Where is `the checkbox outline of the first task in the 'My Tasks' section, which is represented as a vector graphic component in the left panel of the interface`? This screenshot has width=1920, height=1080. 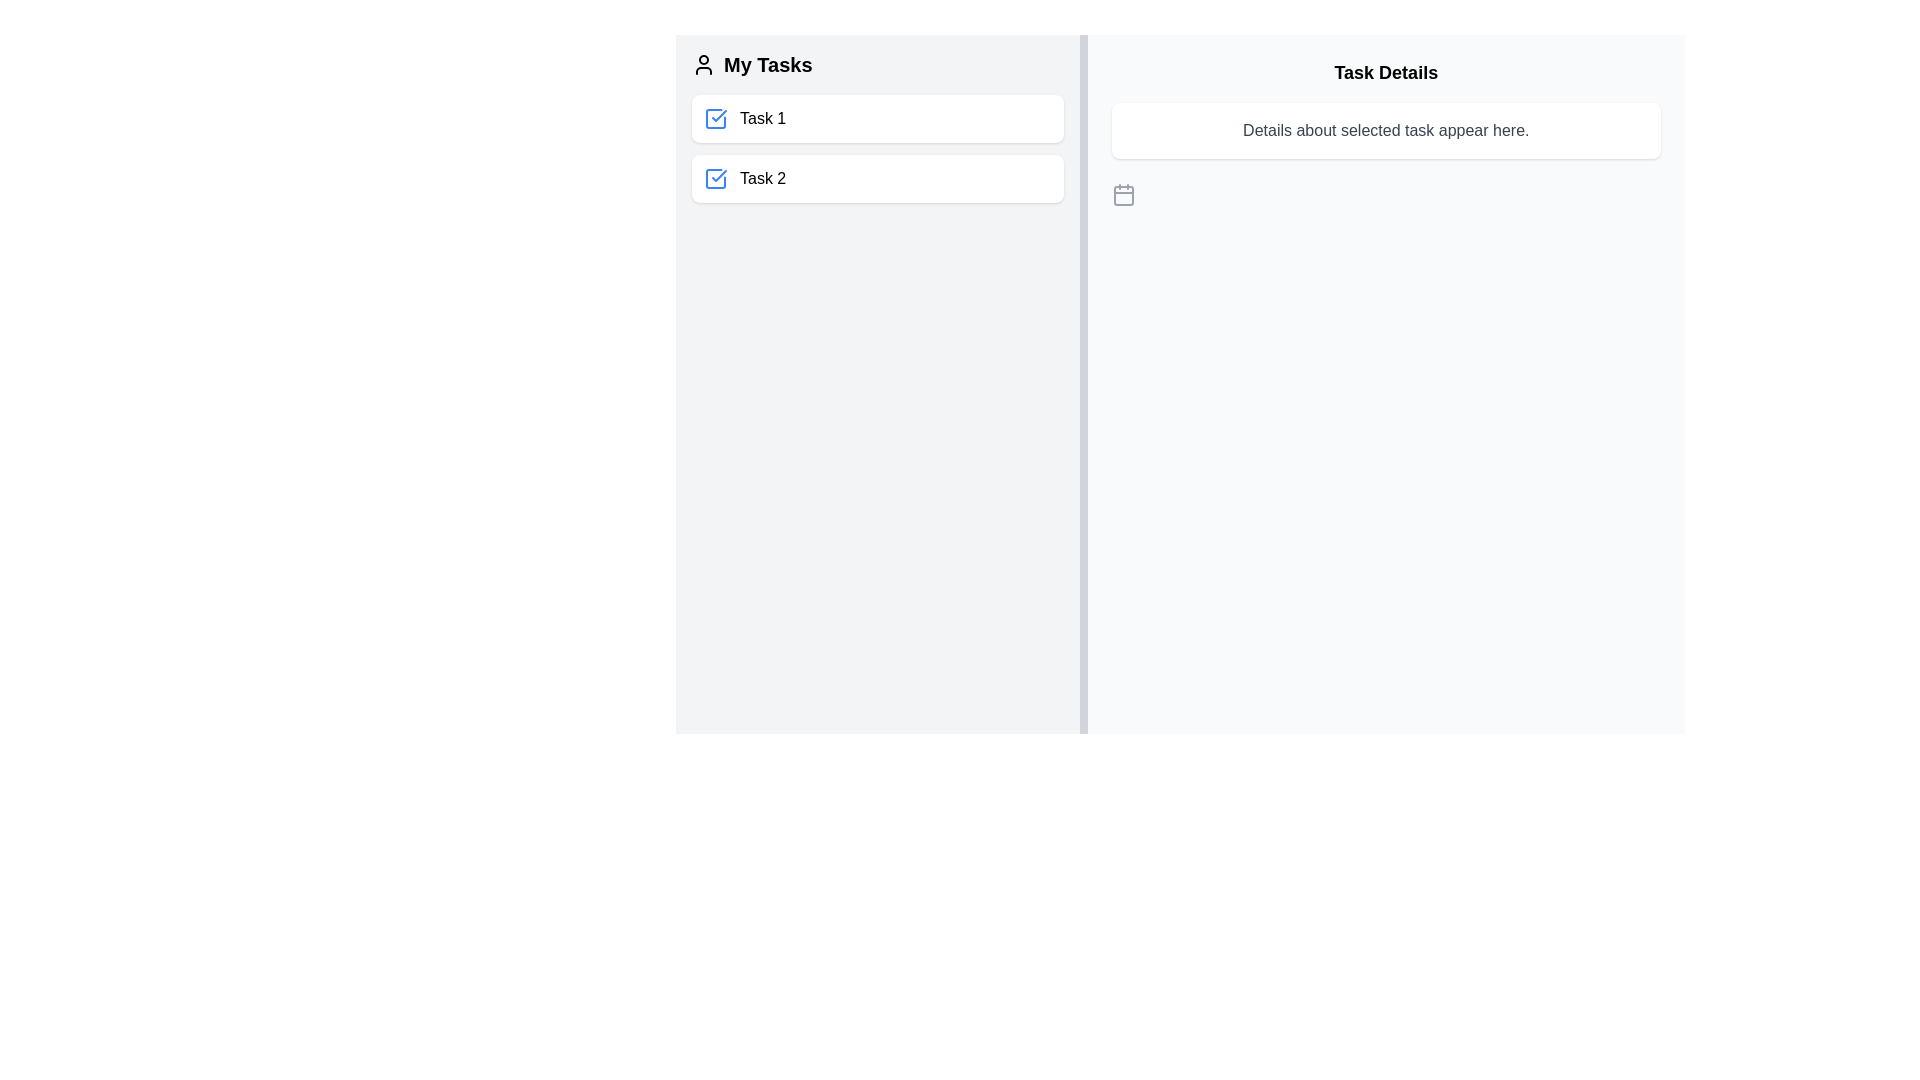
the checkbox outline of the first task in the 'My Tasks' section, which is represented as a vector graphic component in the left panel of the interface is located at coordinates (715, 119).